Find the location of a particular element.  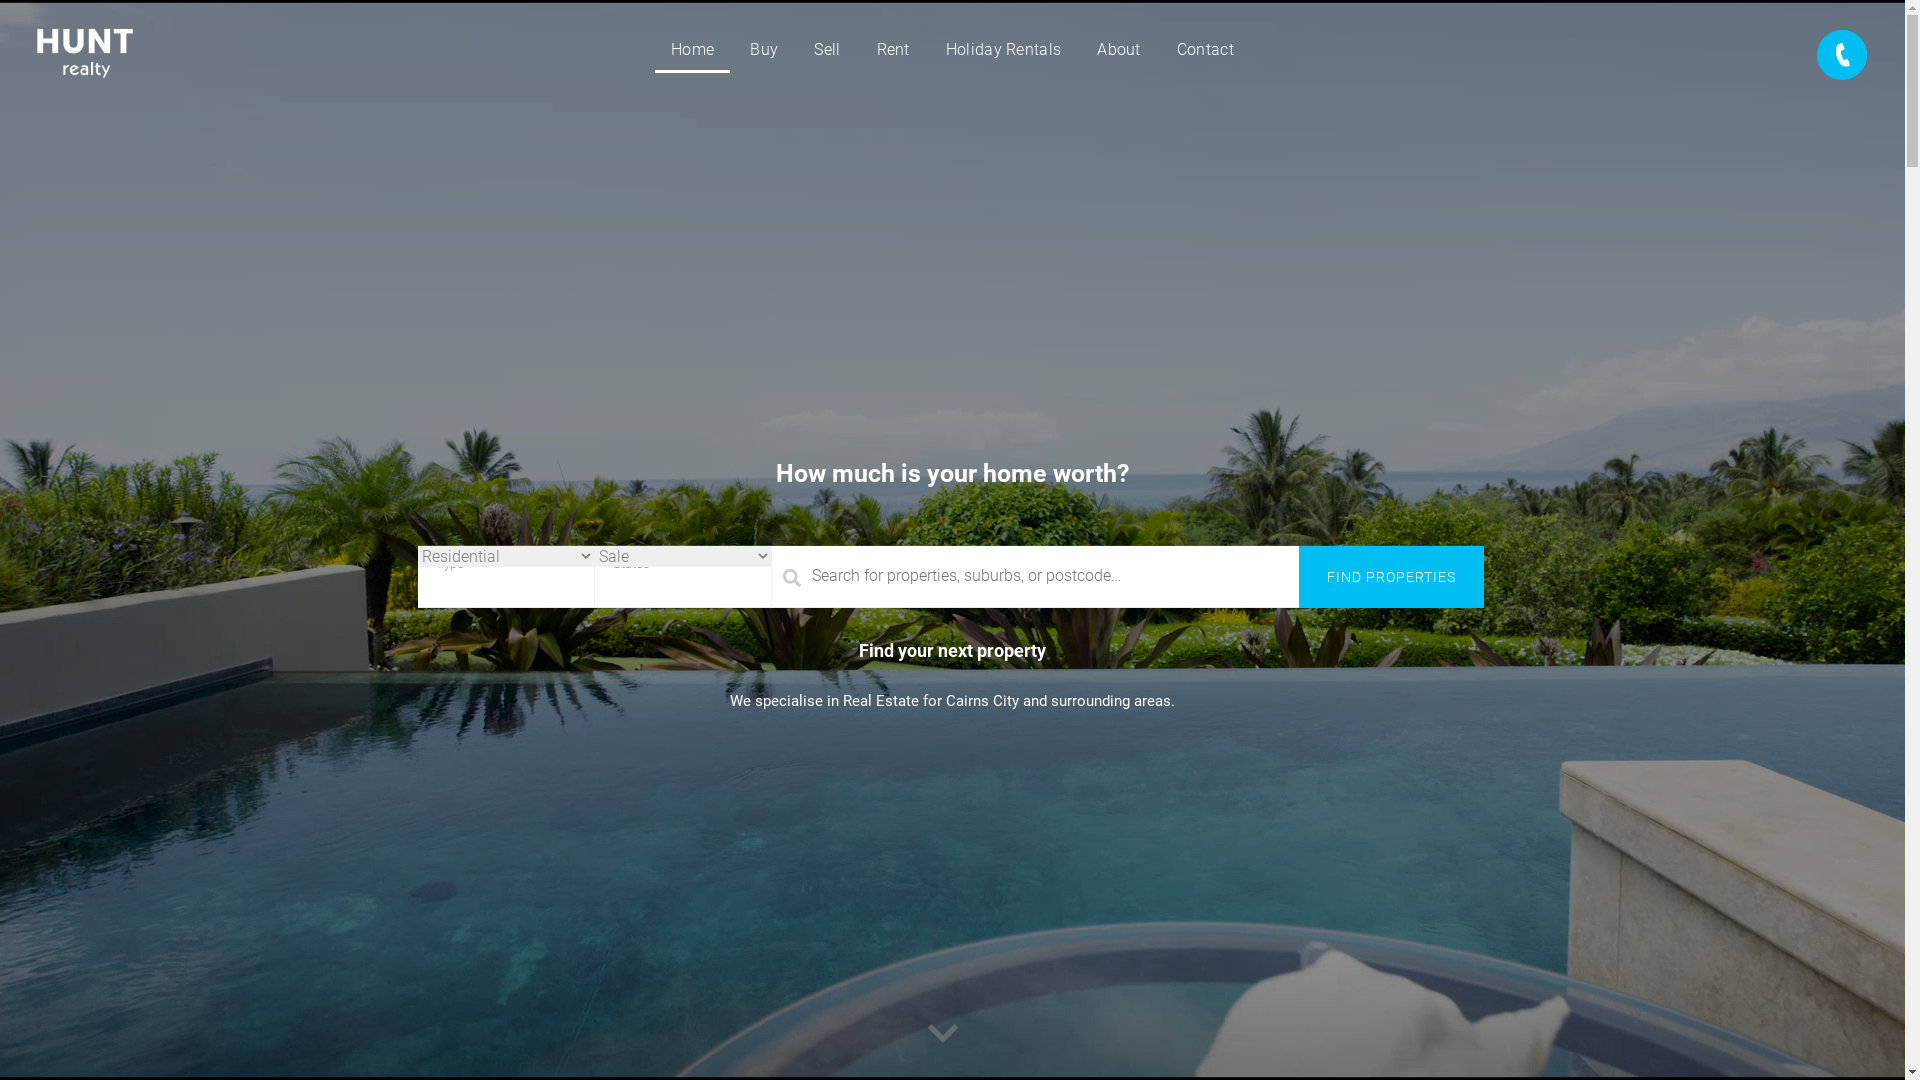

'Rent' is located at coordinates (891, 49).